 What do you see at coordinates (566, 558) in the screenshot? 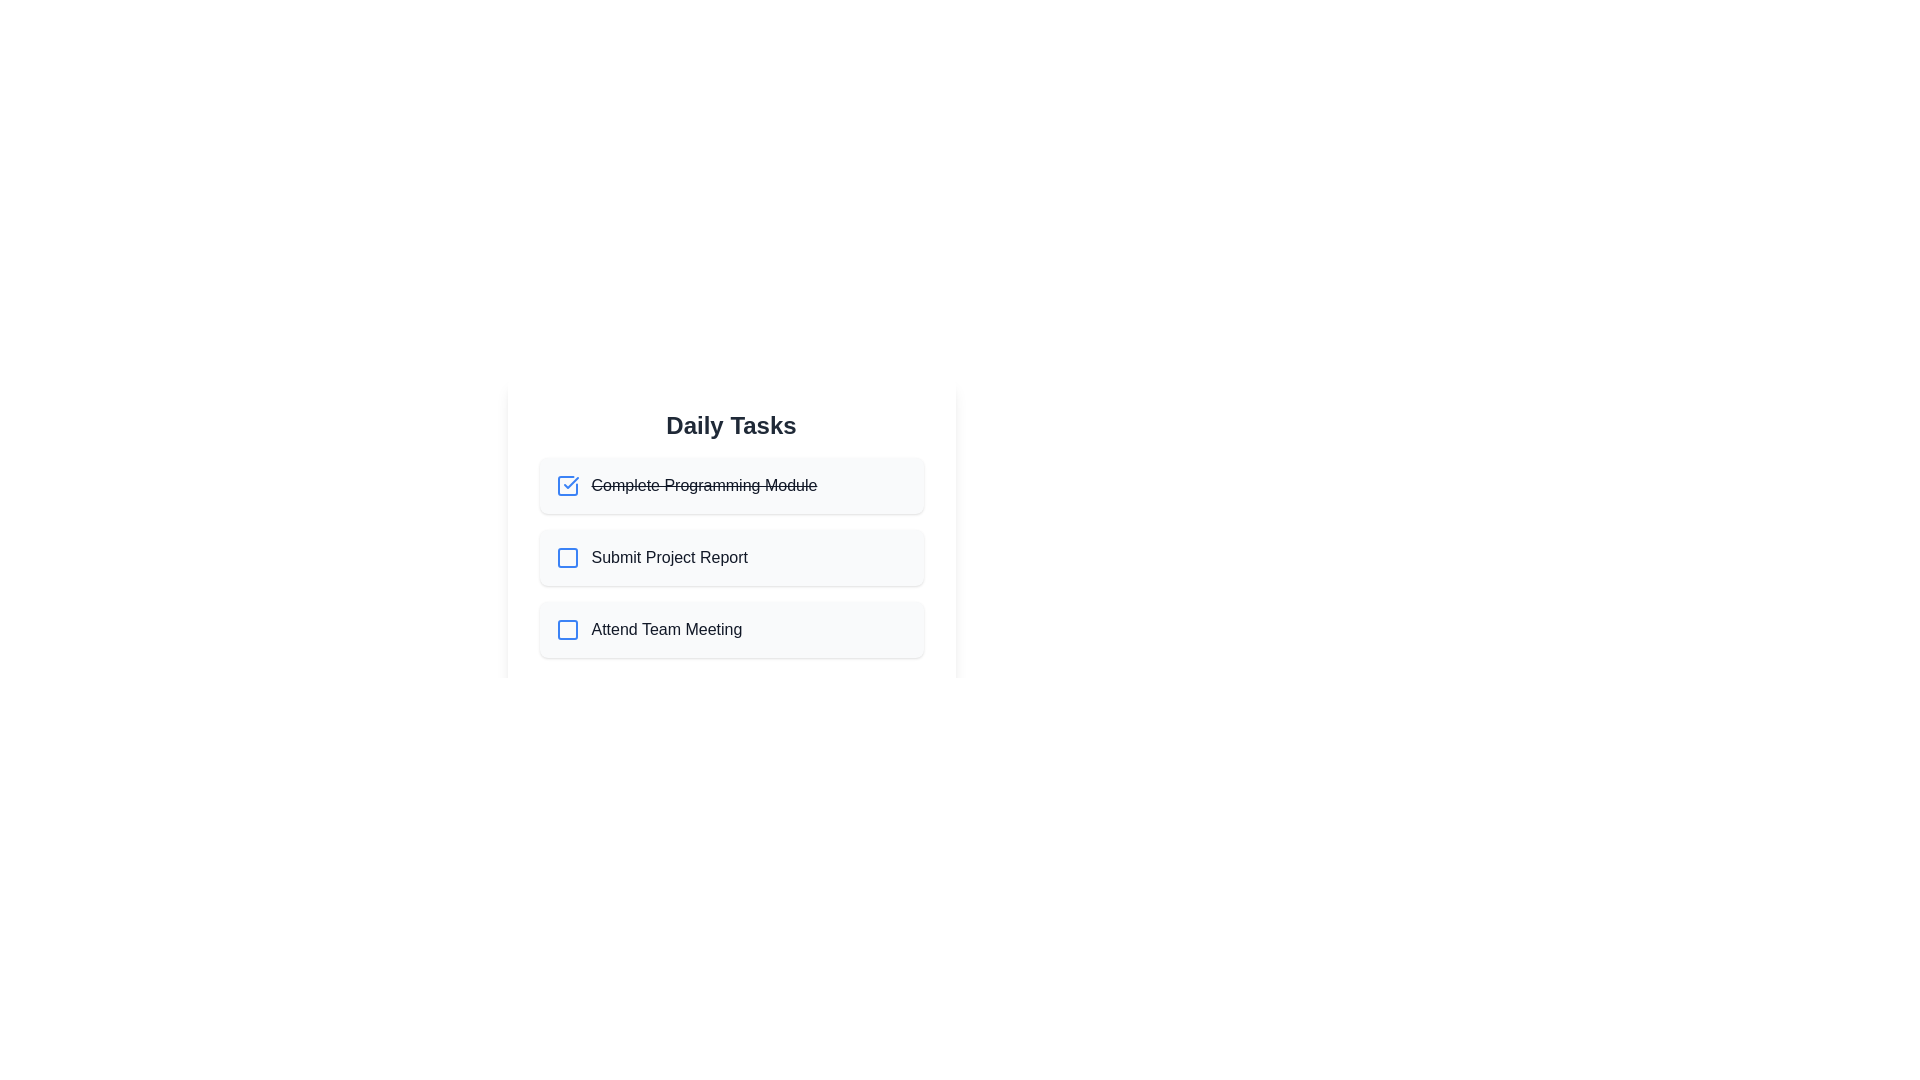
I see `the graphical subcomponent representing the status or interaction area of the second checkbox for the task 'Submit Project Report'` at bounding box center [566, 558].